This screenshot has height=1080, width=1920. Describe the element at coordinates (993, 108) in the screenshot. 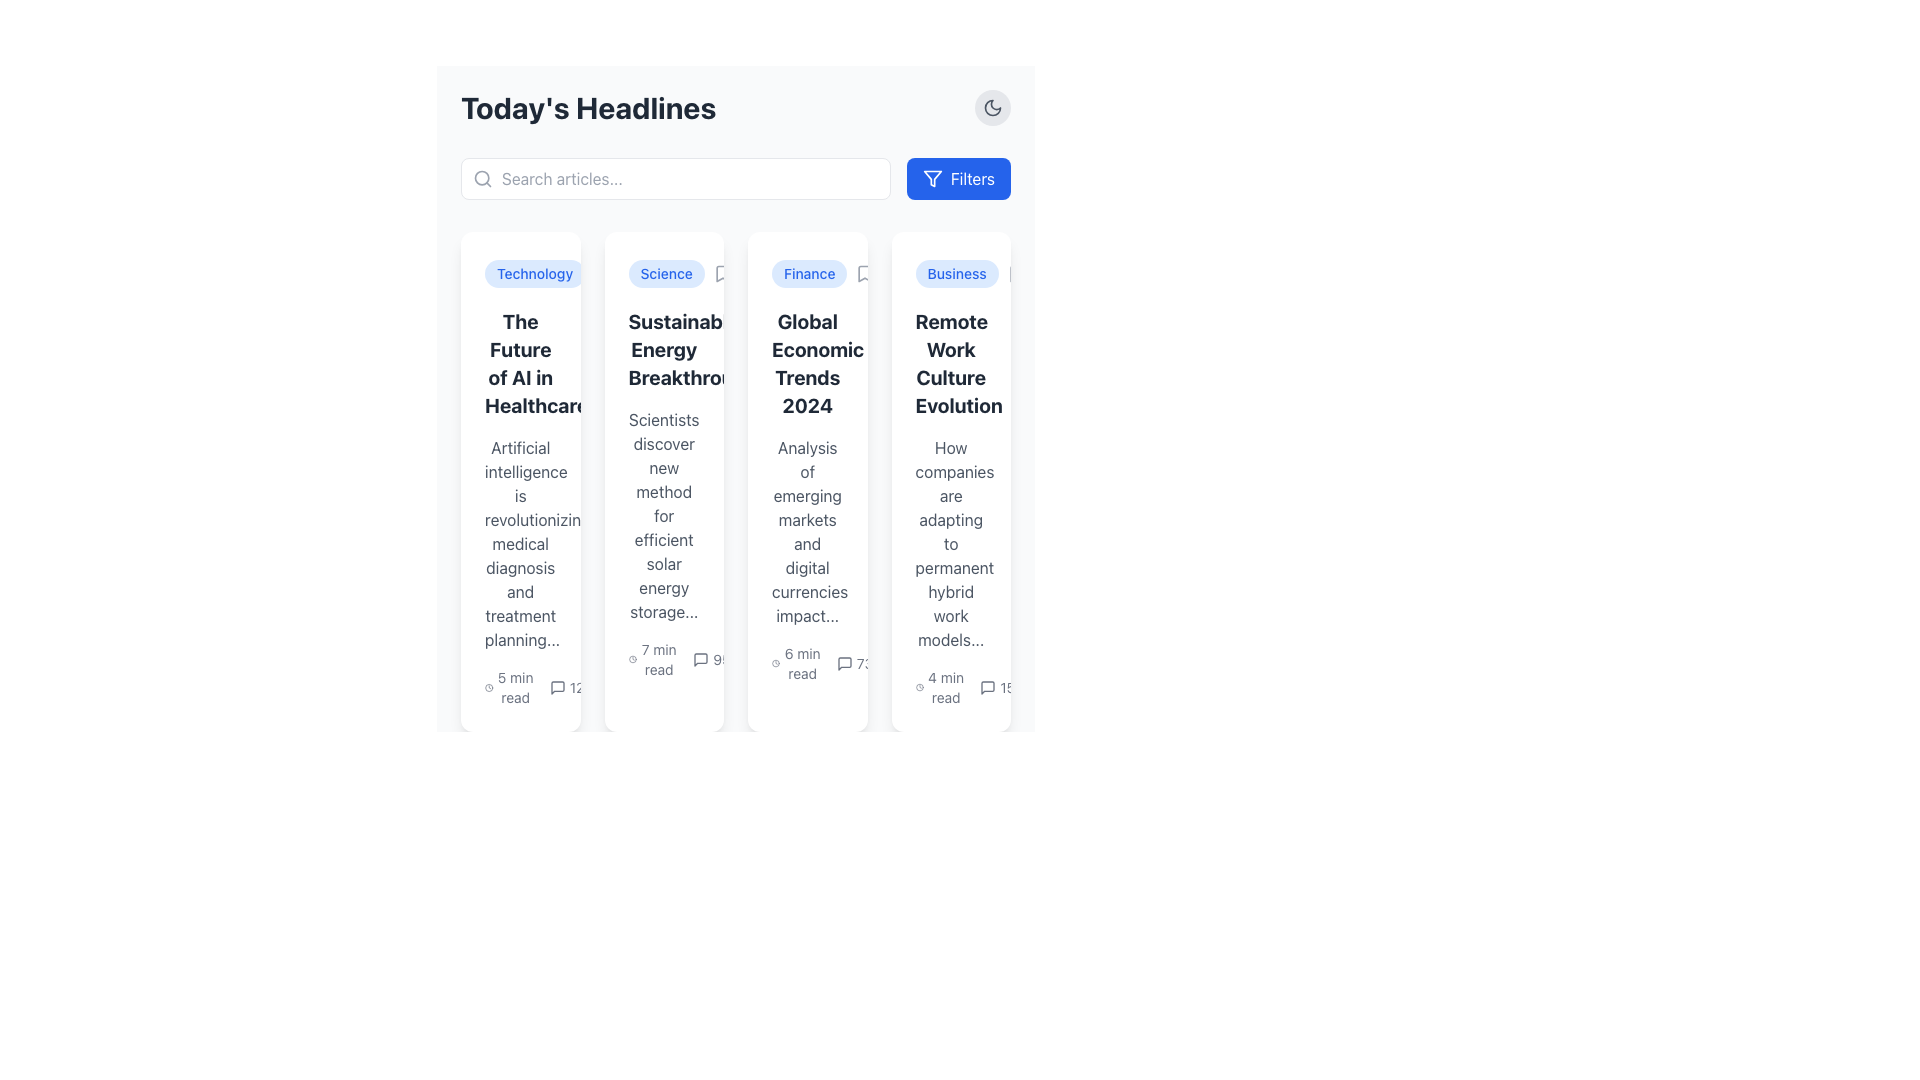

I see `moon icon button located at the top-right section of the UI for developer tools` at that location.